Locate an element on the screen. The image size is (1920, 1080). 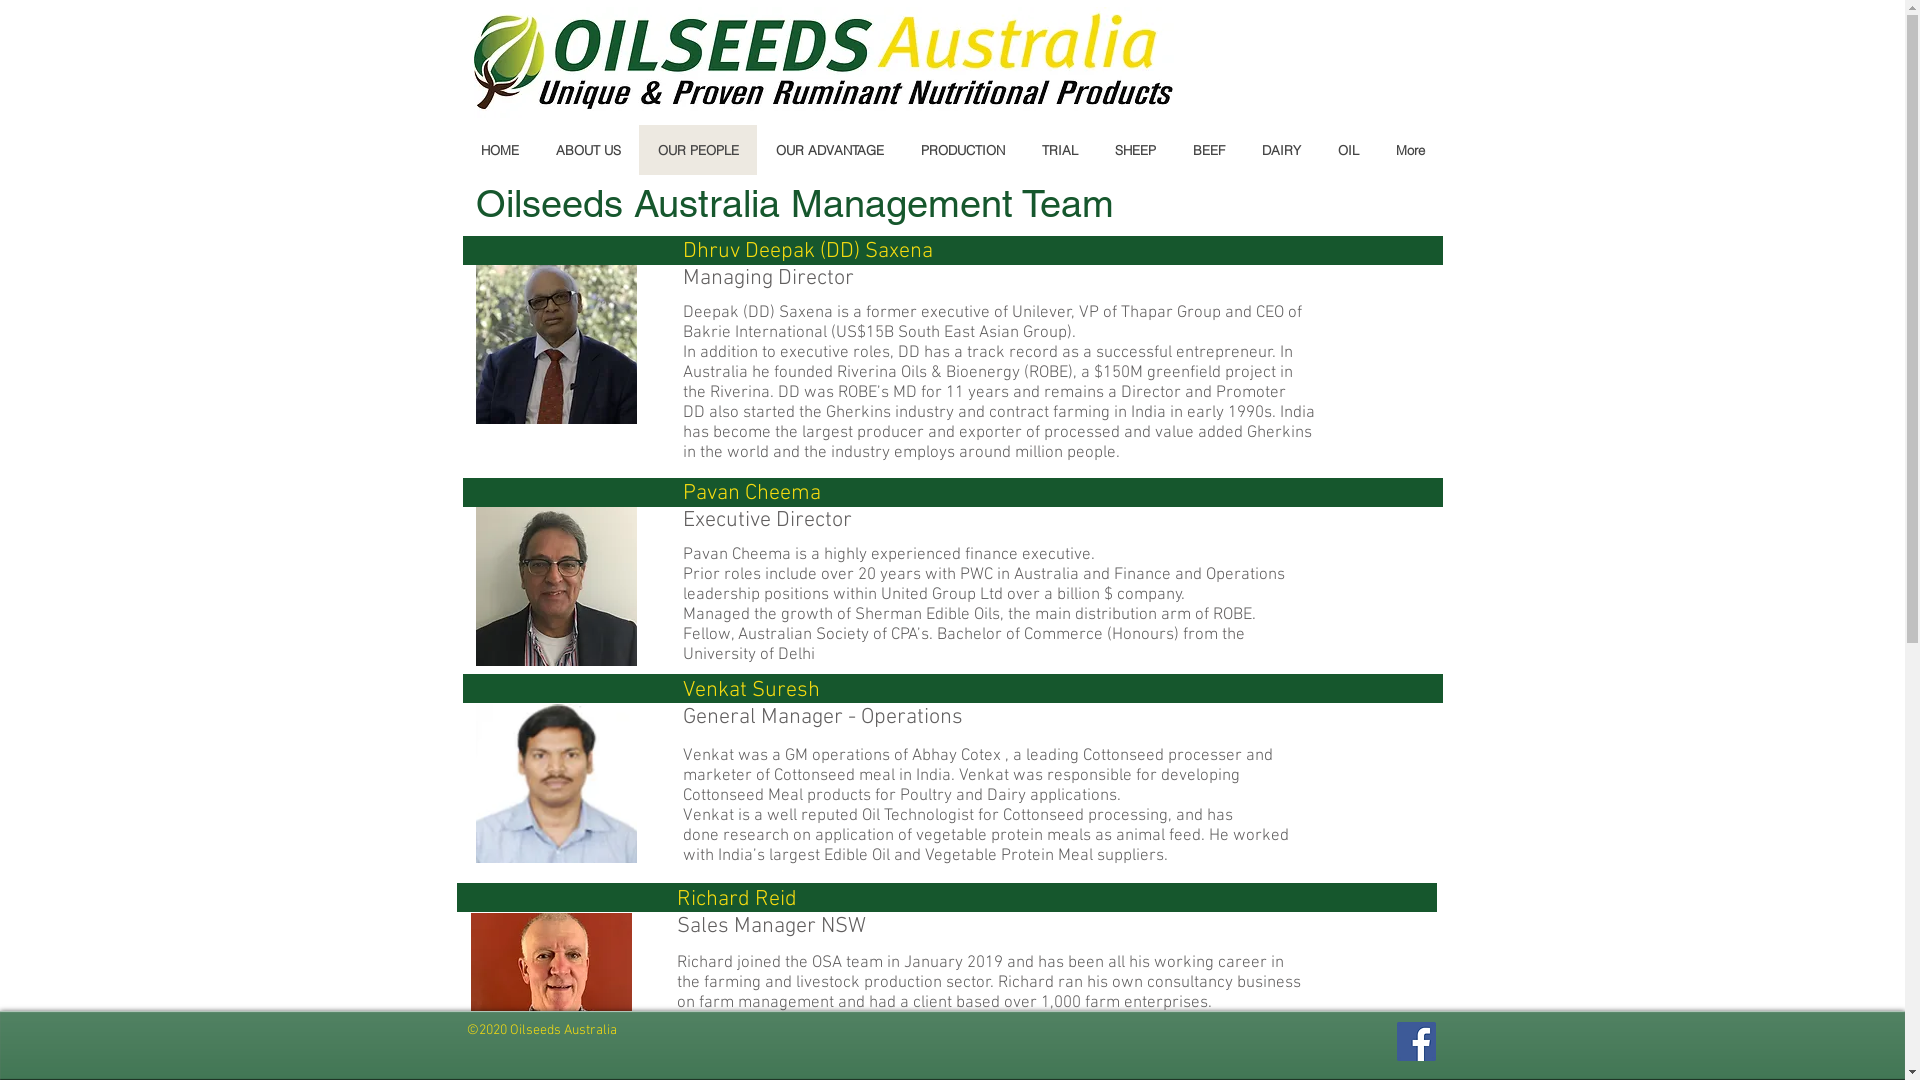
'OUR PEOPLE' is located at coordinates (696, 149).